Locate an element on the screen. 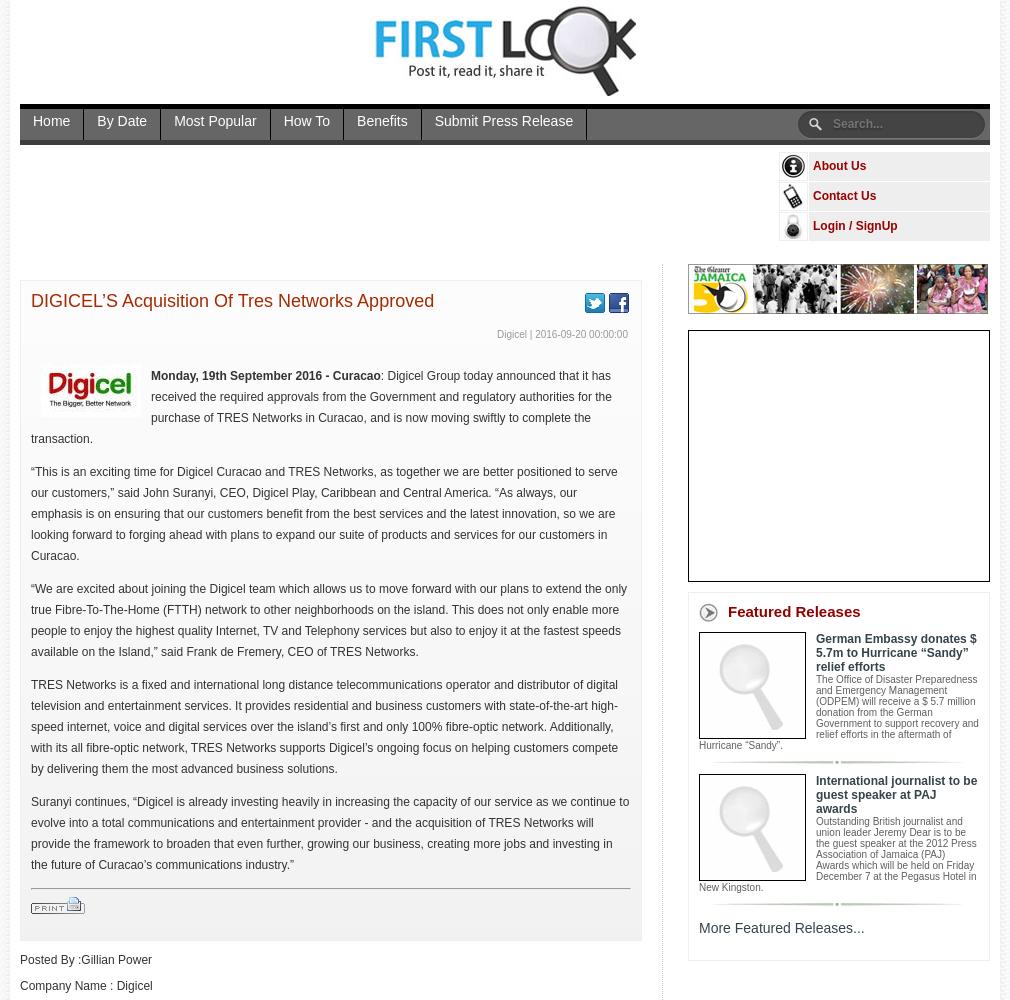 This screenshot has width=1010, height=1000. 'Suranyi continues, “Digicel is already investing heavily in increasing the capacity of our service as we continue to evolve into a total communications and entertainment provider - and the acquisition of TRES Networks will provide the framework to broaden that even further, growing our business, creating more jobs and investing in the future of Curacao’s communications industry.”' is located at coordinates (329, 832).